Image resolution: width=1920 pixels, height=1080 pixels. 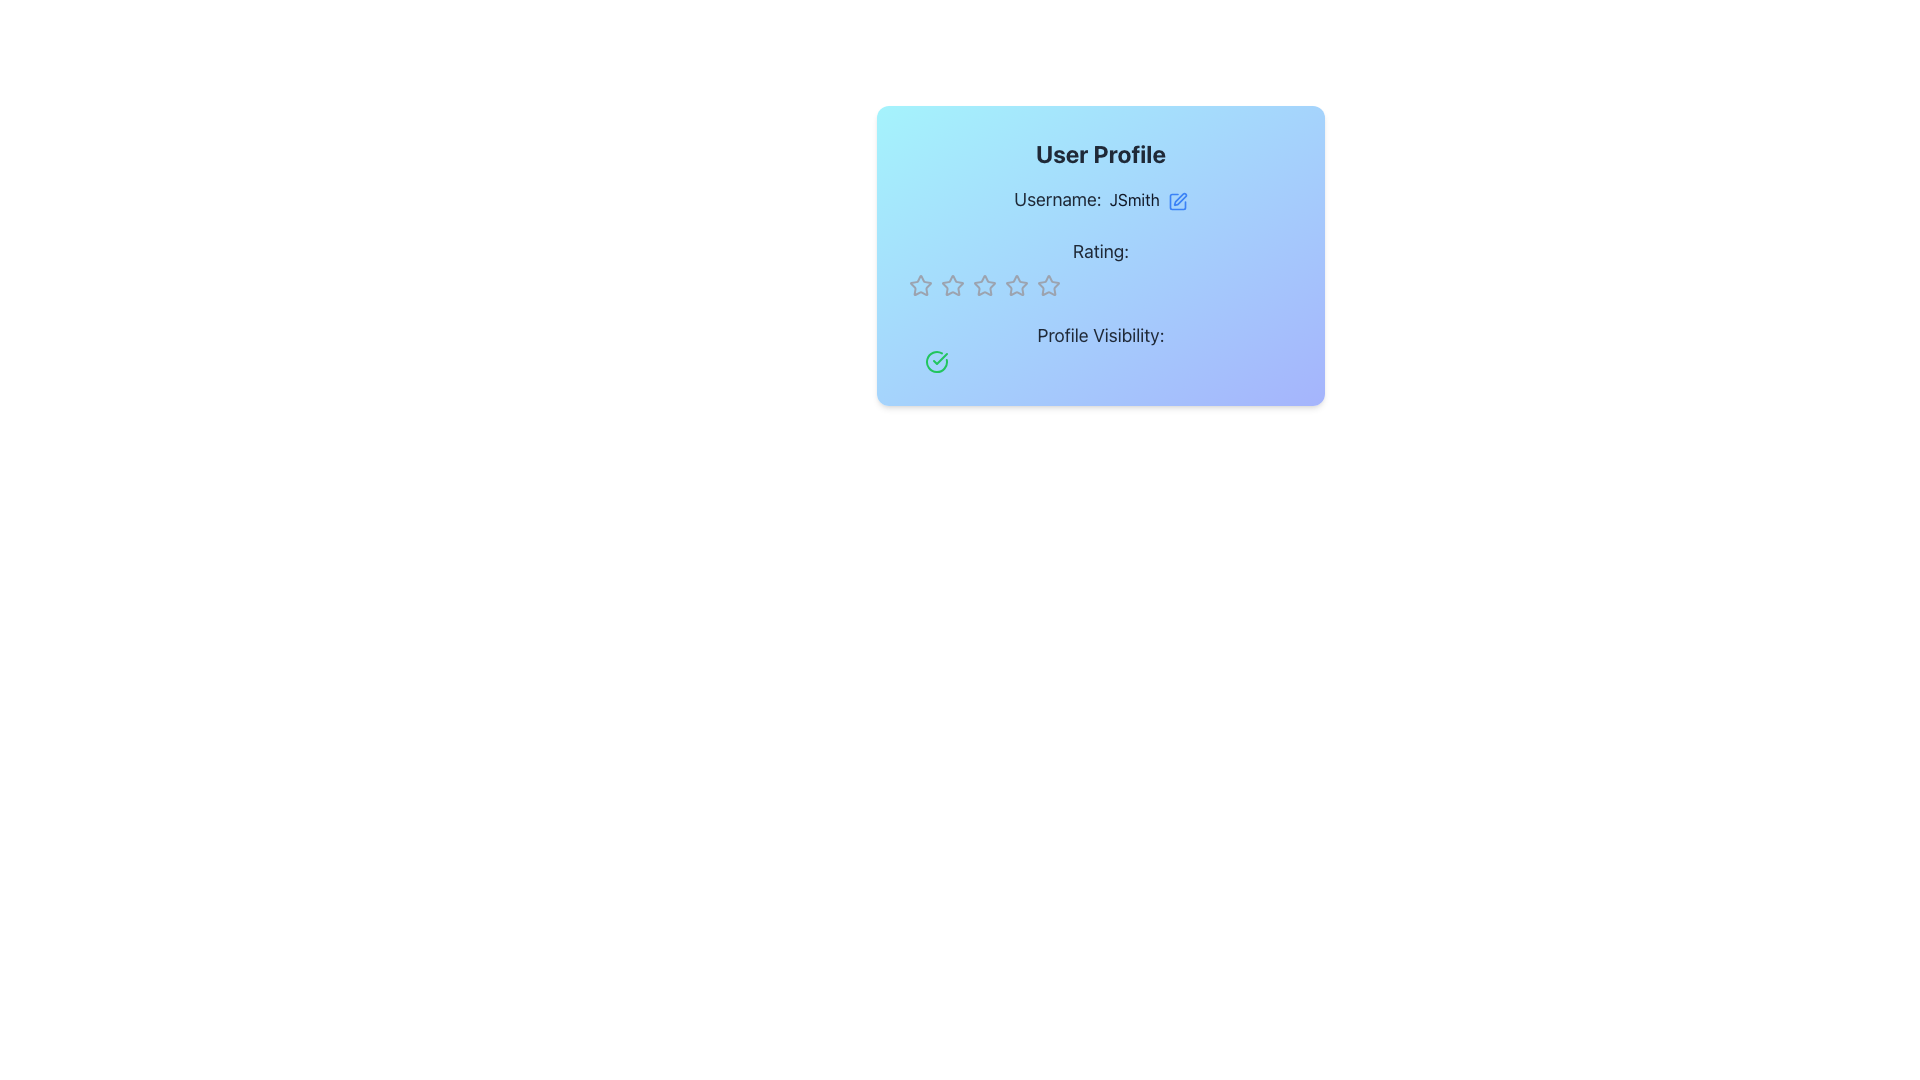 What do you see at coordinates (935, 362) in the screenshot?
I see `the 'verified' or 'confirmed' status icon located to the left of the 'Profile Visibility:' label, positioned slightly below the last text in the interface` at bounding box center [935, 362].